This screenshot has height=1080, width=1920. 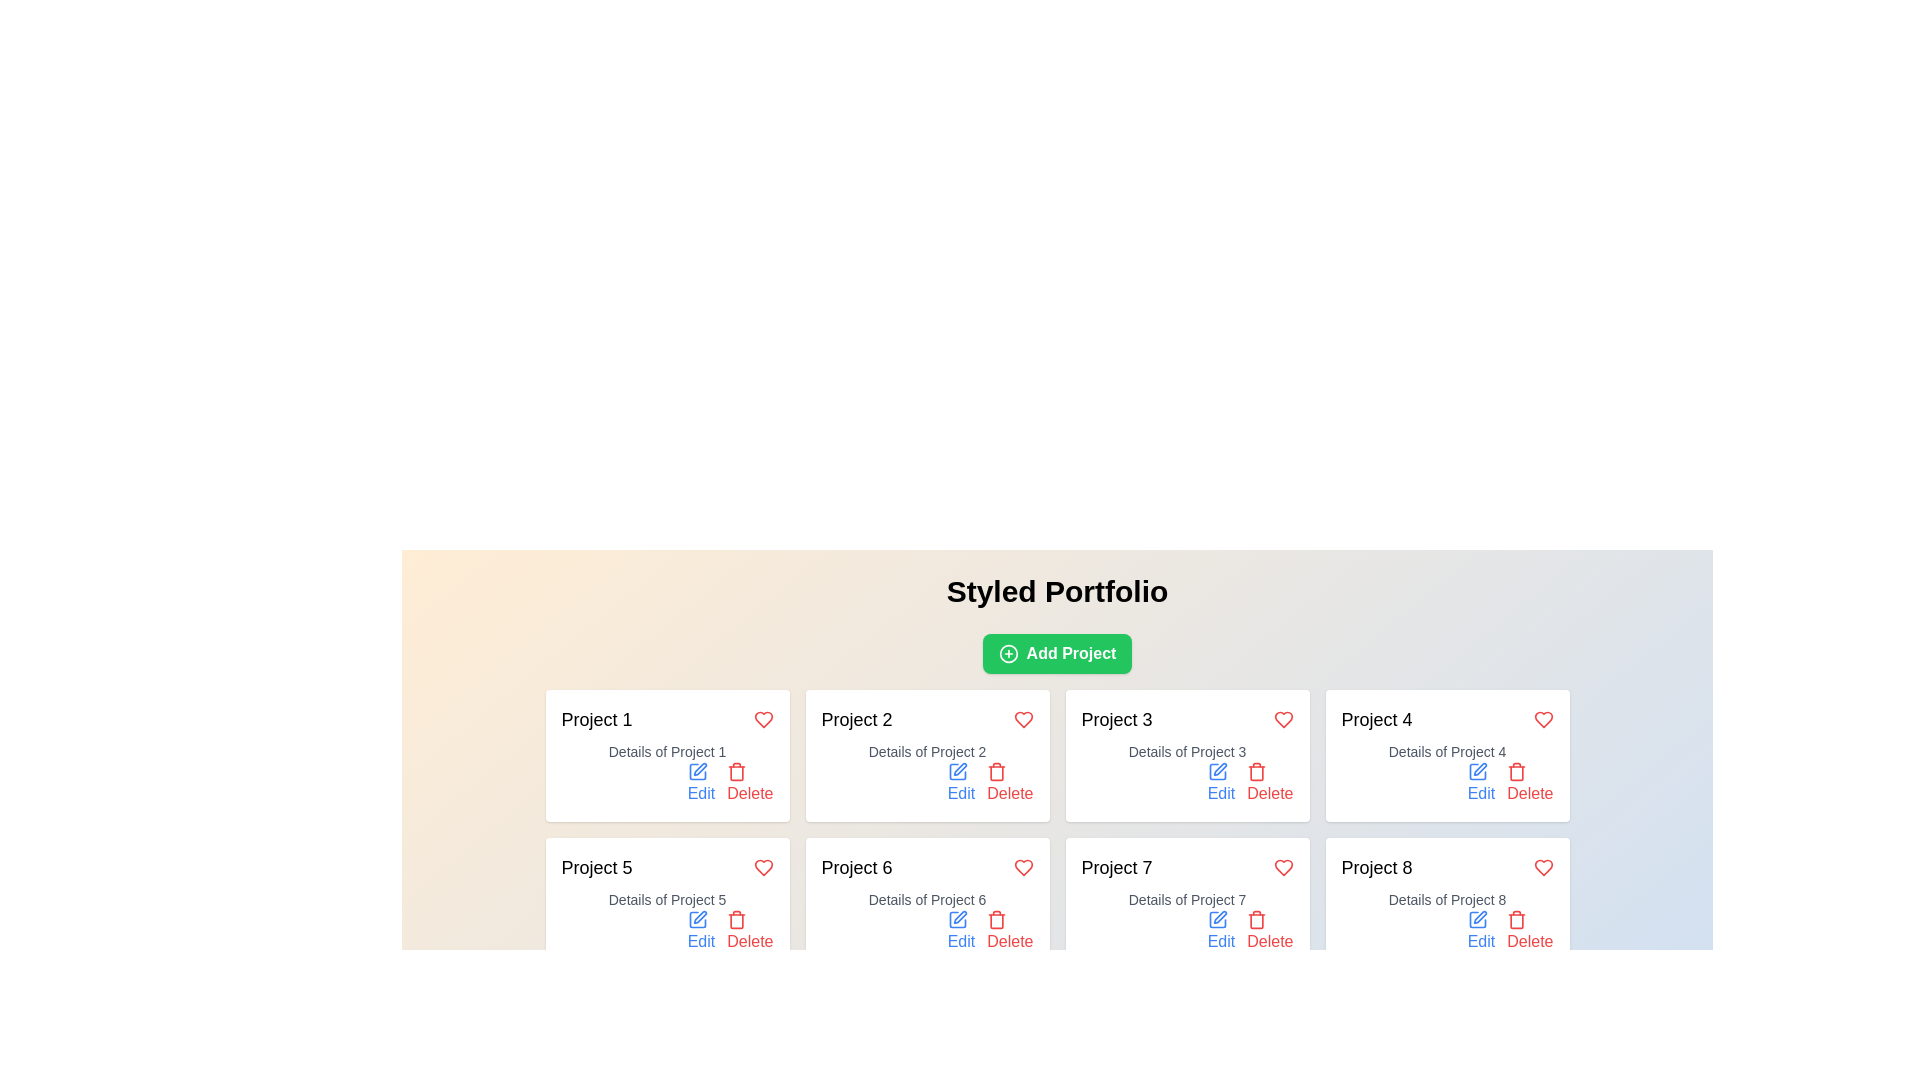 I want to click on the red 'Delete' button-like interactive text-link with a trash bin icon, which is positioned to the right of the 'Edit' link in the controls below the 'Project 4' card, so click(x=1529, y=782).